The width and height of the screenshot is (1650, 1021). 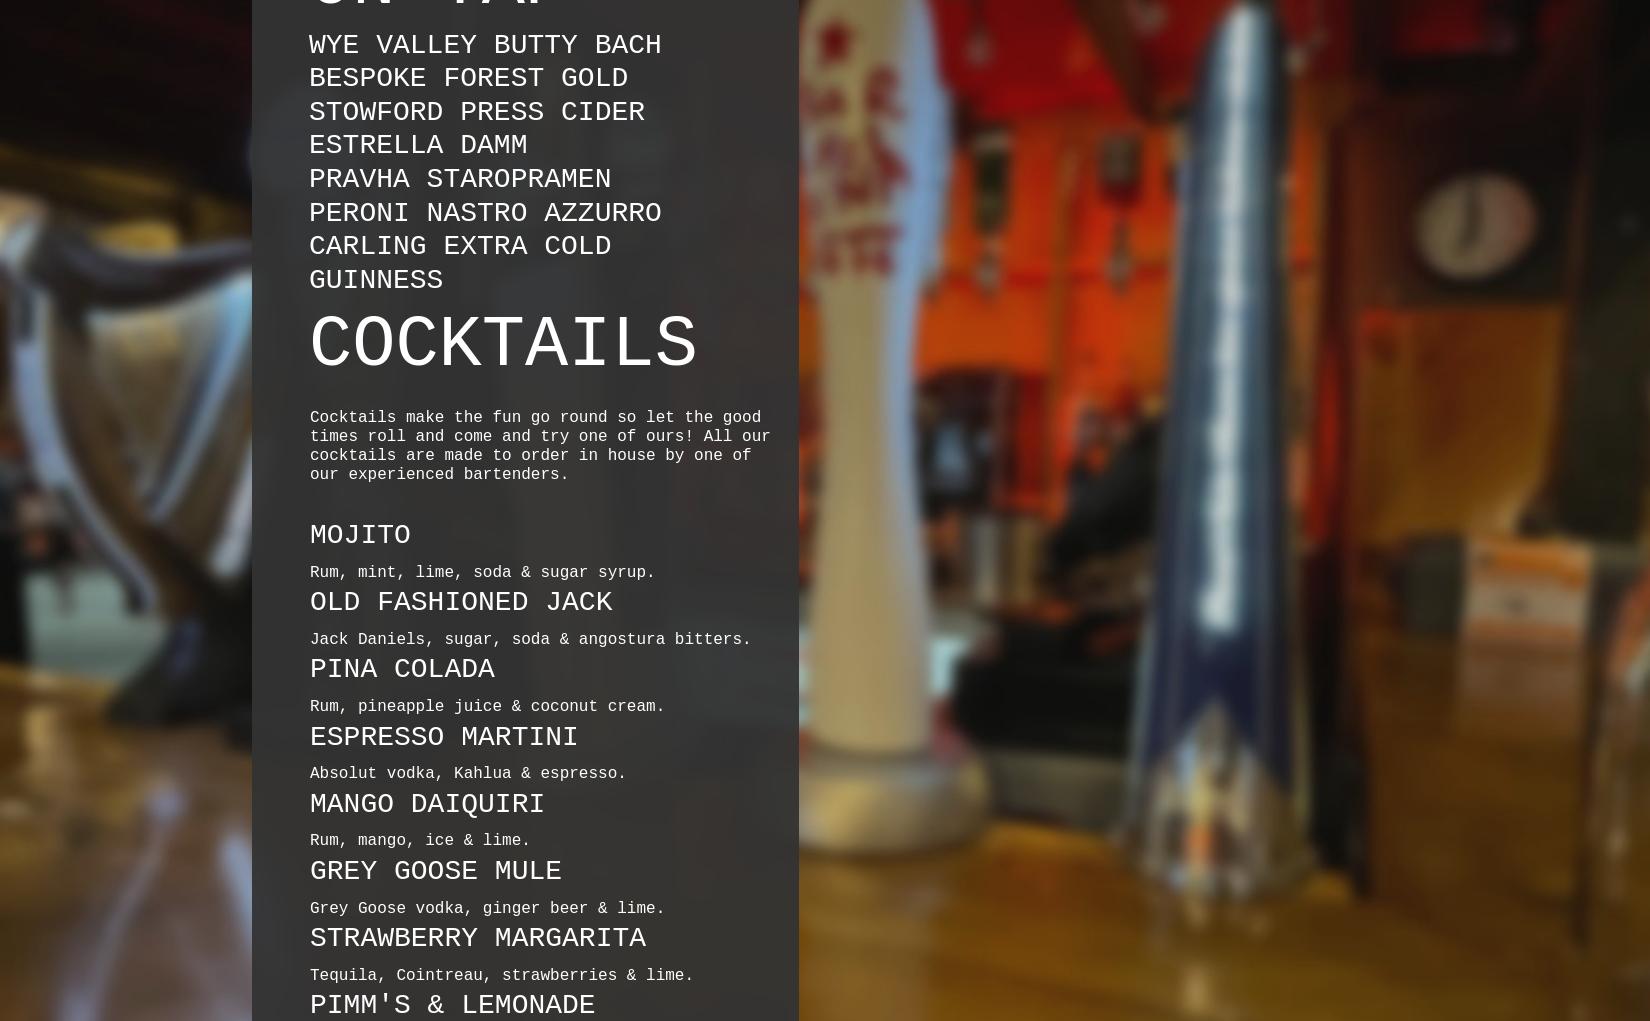 What do you see at coordinates (481, 570) in the screenshot?
I see `'Rum, mint, lime, soda & sugar syrup.'` at bounding box center [481, 570].